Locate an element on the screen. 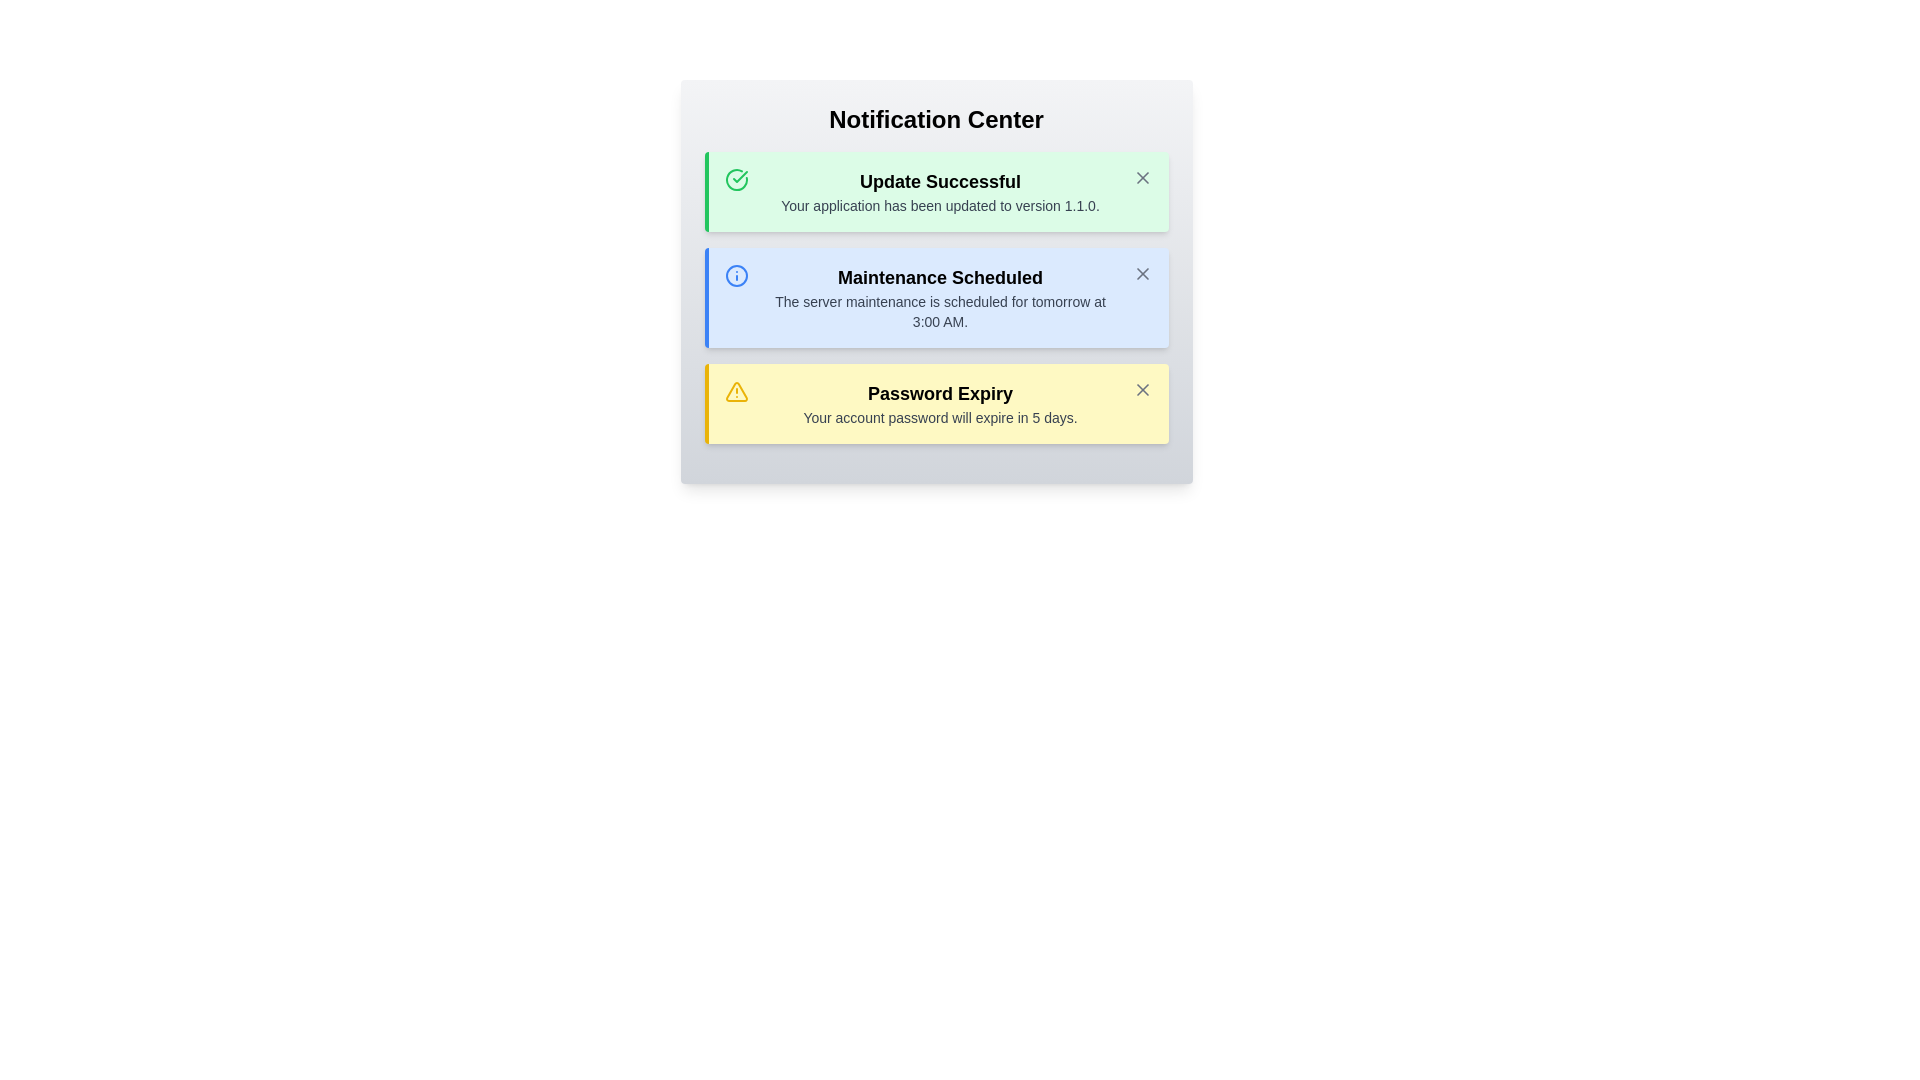 The image size is (1920, 1080). the dismiss button located to the right edge of the notification titled 'Password Expiry' is located at coordinates (1142, 389).